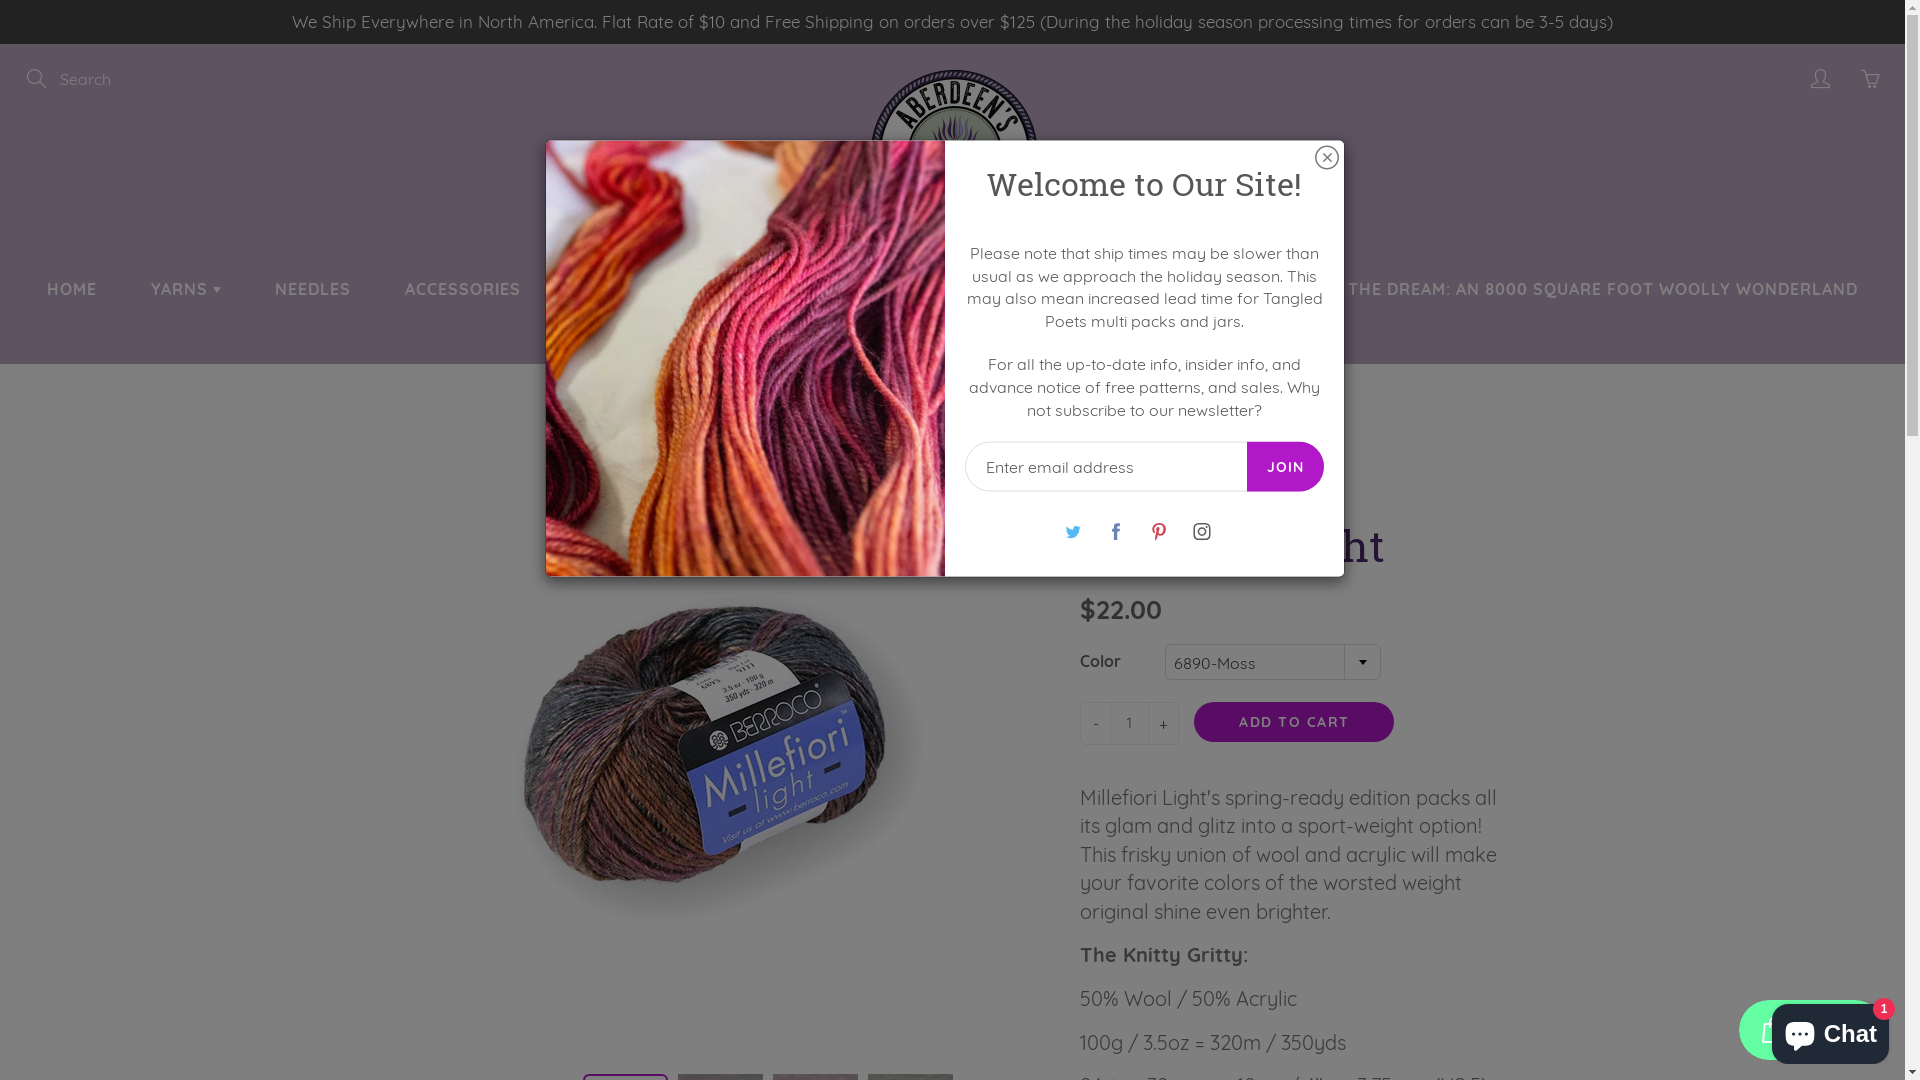 The height and width of the screenshot is (1080, 1920). What do you see at coordinates (1142, 530) in the screenshot?
I see `'Pinterest'` at bounding box center [1142, 530].